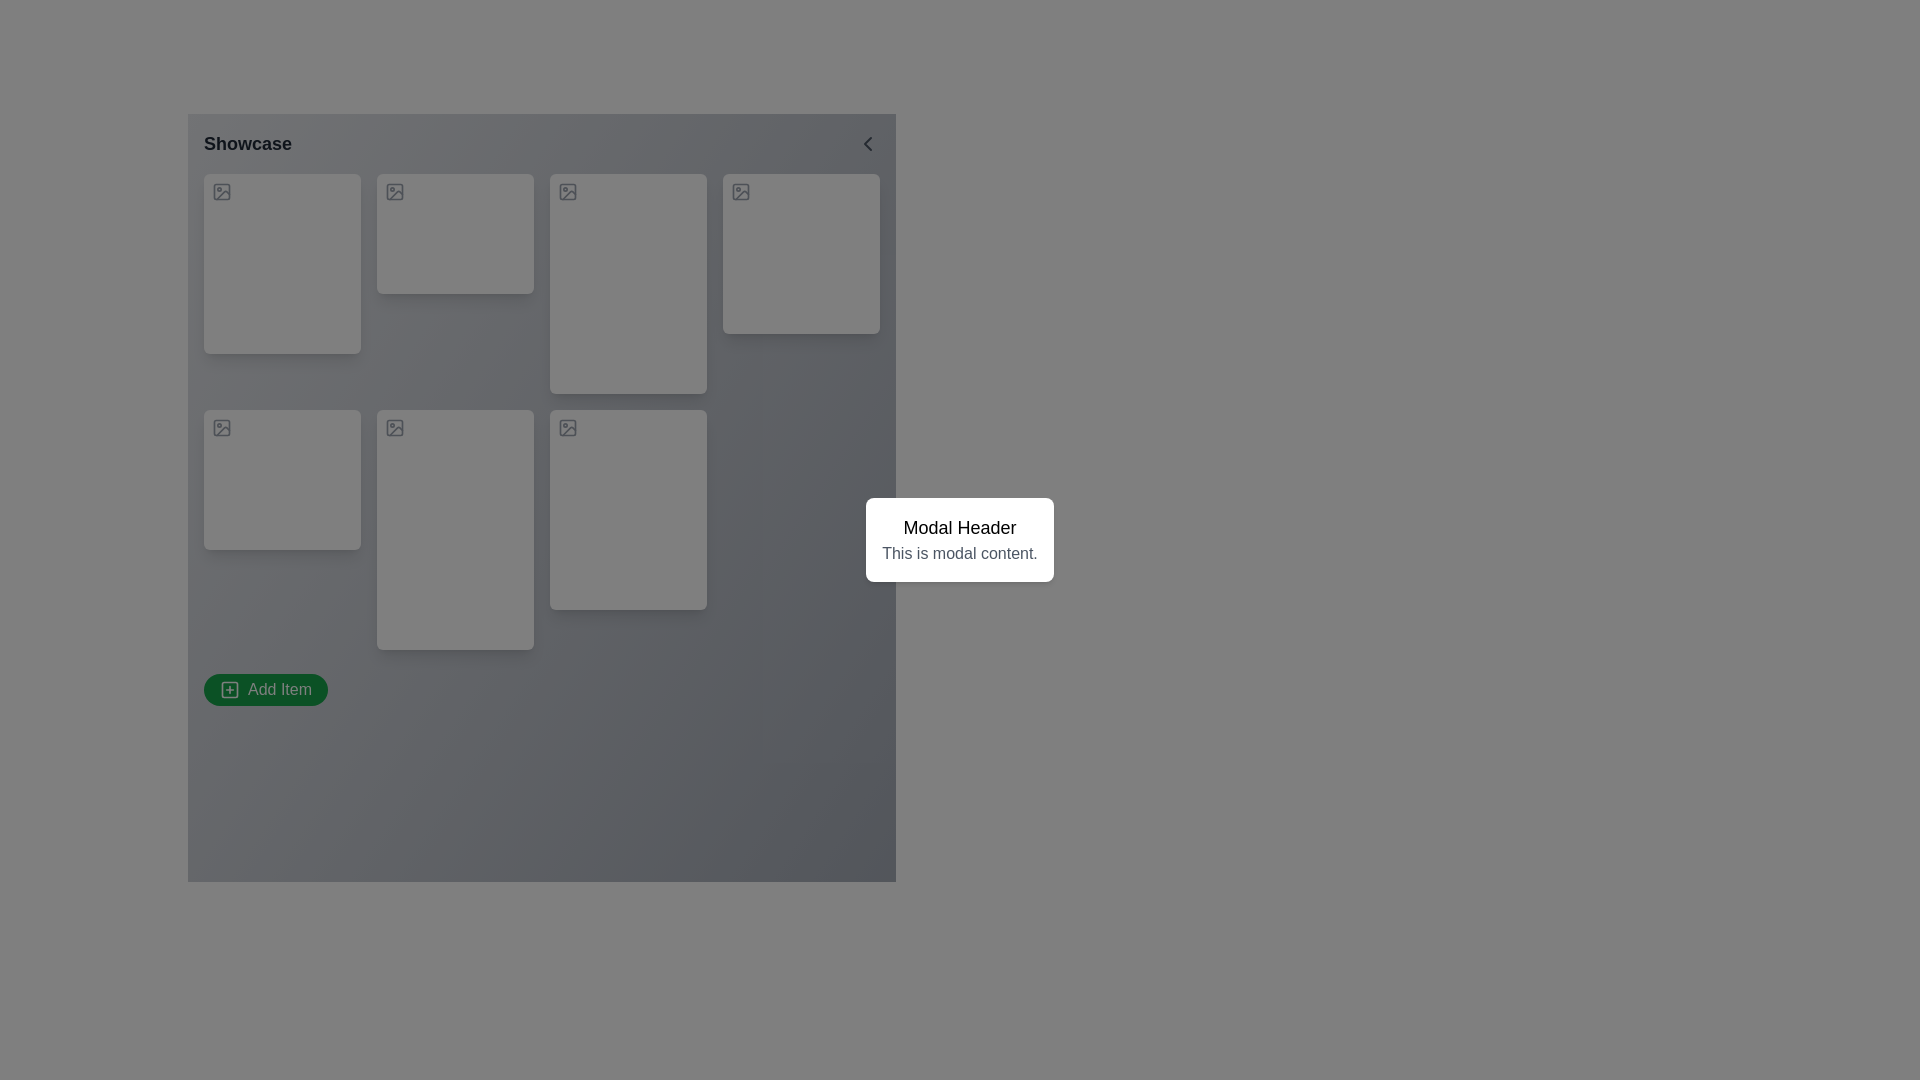 The image size is (1920, 1080). What do you see at coordinates (221, 192) in the screenshot?
I see `the small square icon with rounded corners located at the top-left corner of the primary card in the interface` at bounding box center [221, 192].